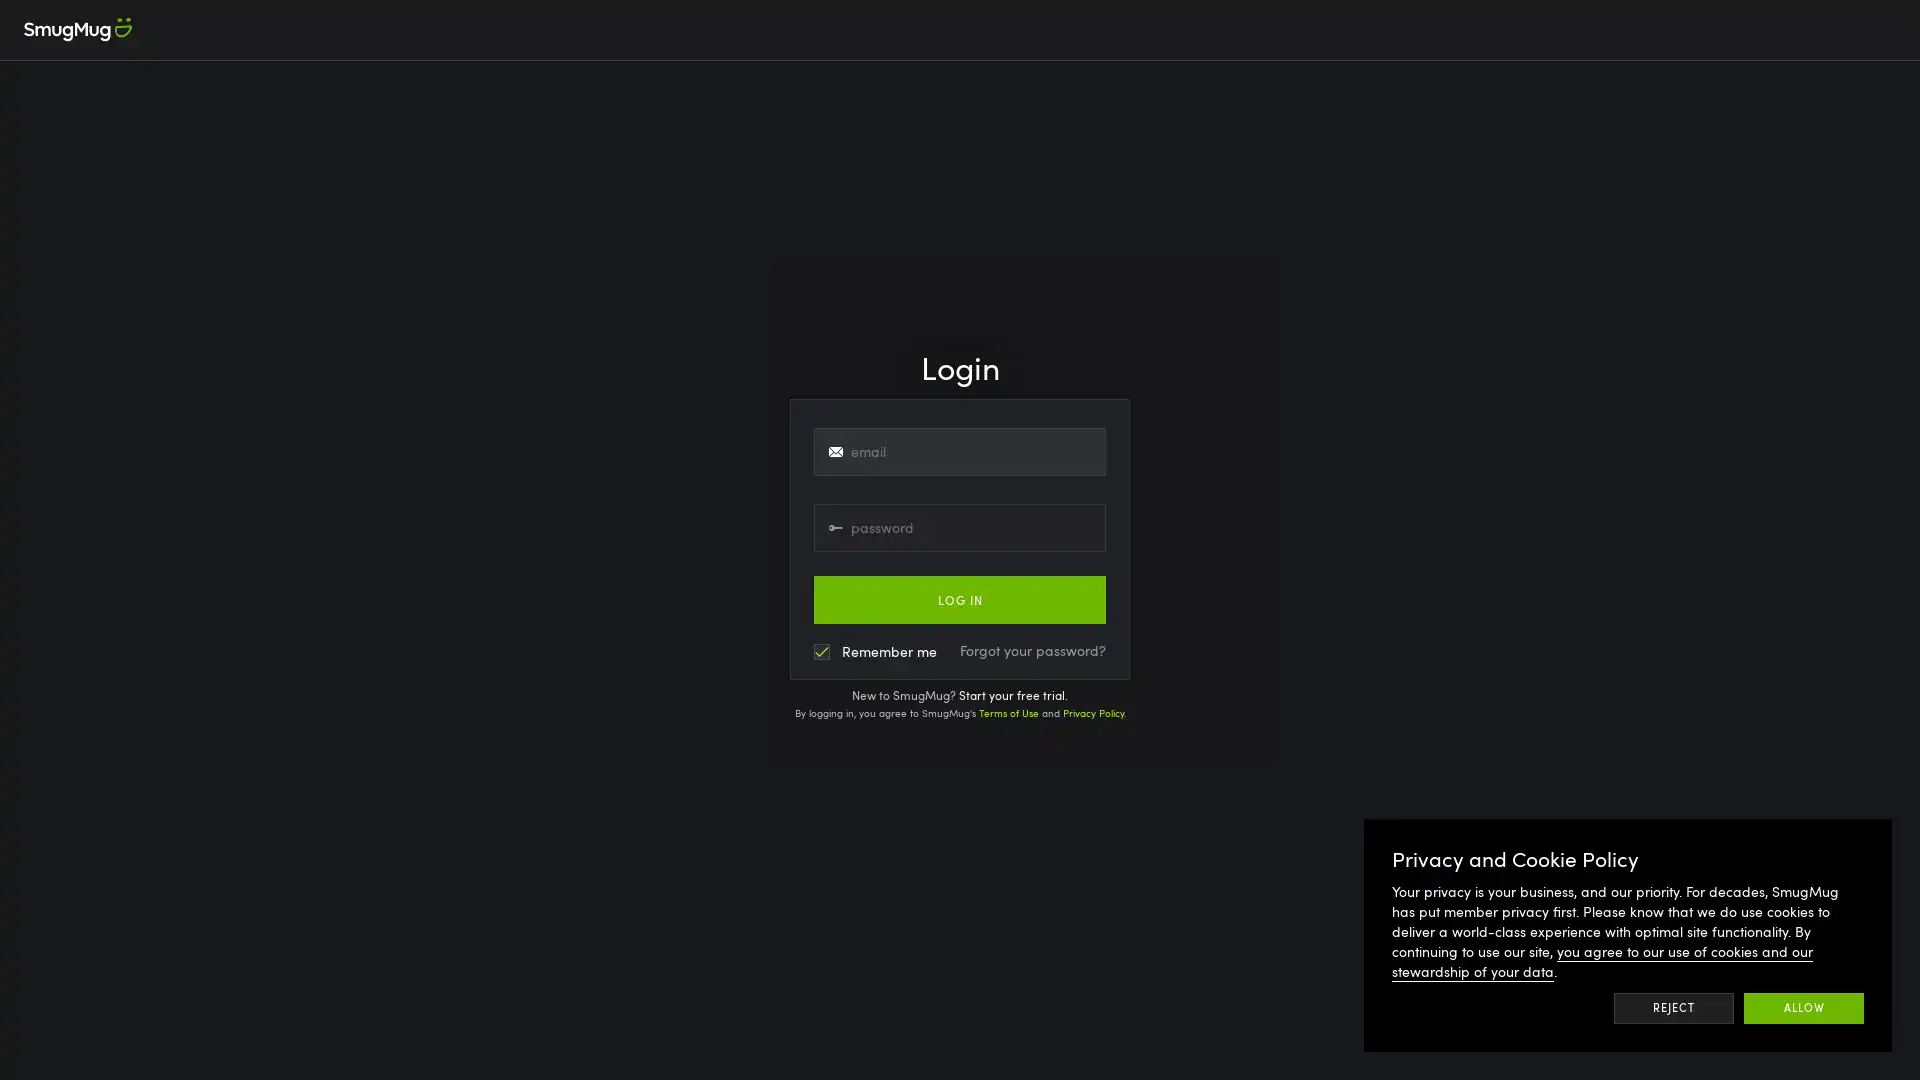 Image resolution: width=1920 pixels, height=1080 pixels. What do you see at coordinates (875, 651) in the screenshot?
I see `Remember me` at bounding box center [875, 651].